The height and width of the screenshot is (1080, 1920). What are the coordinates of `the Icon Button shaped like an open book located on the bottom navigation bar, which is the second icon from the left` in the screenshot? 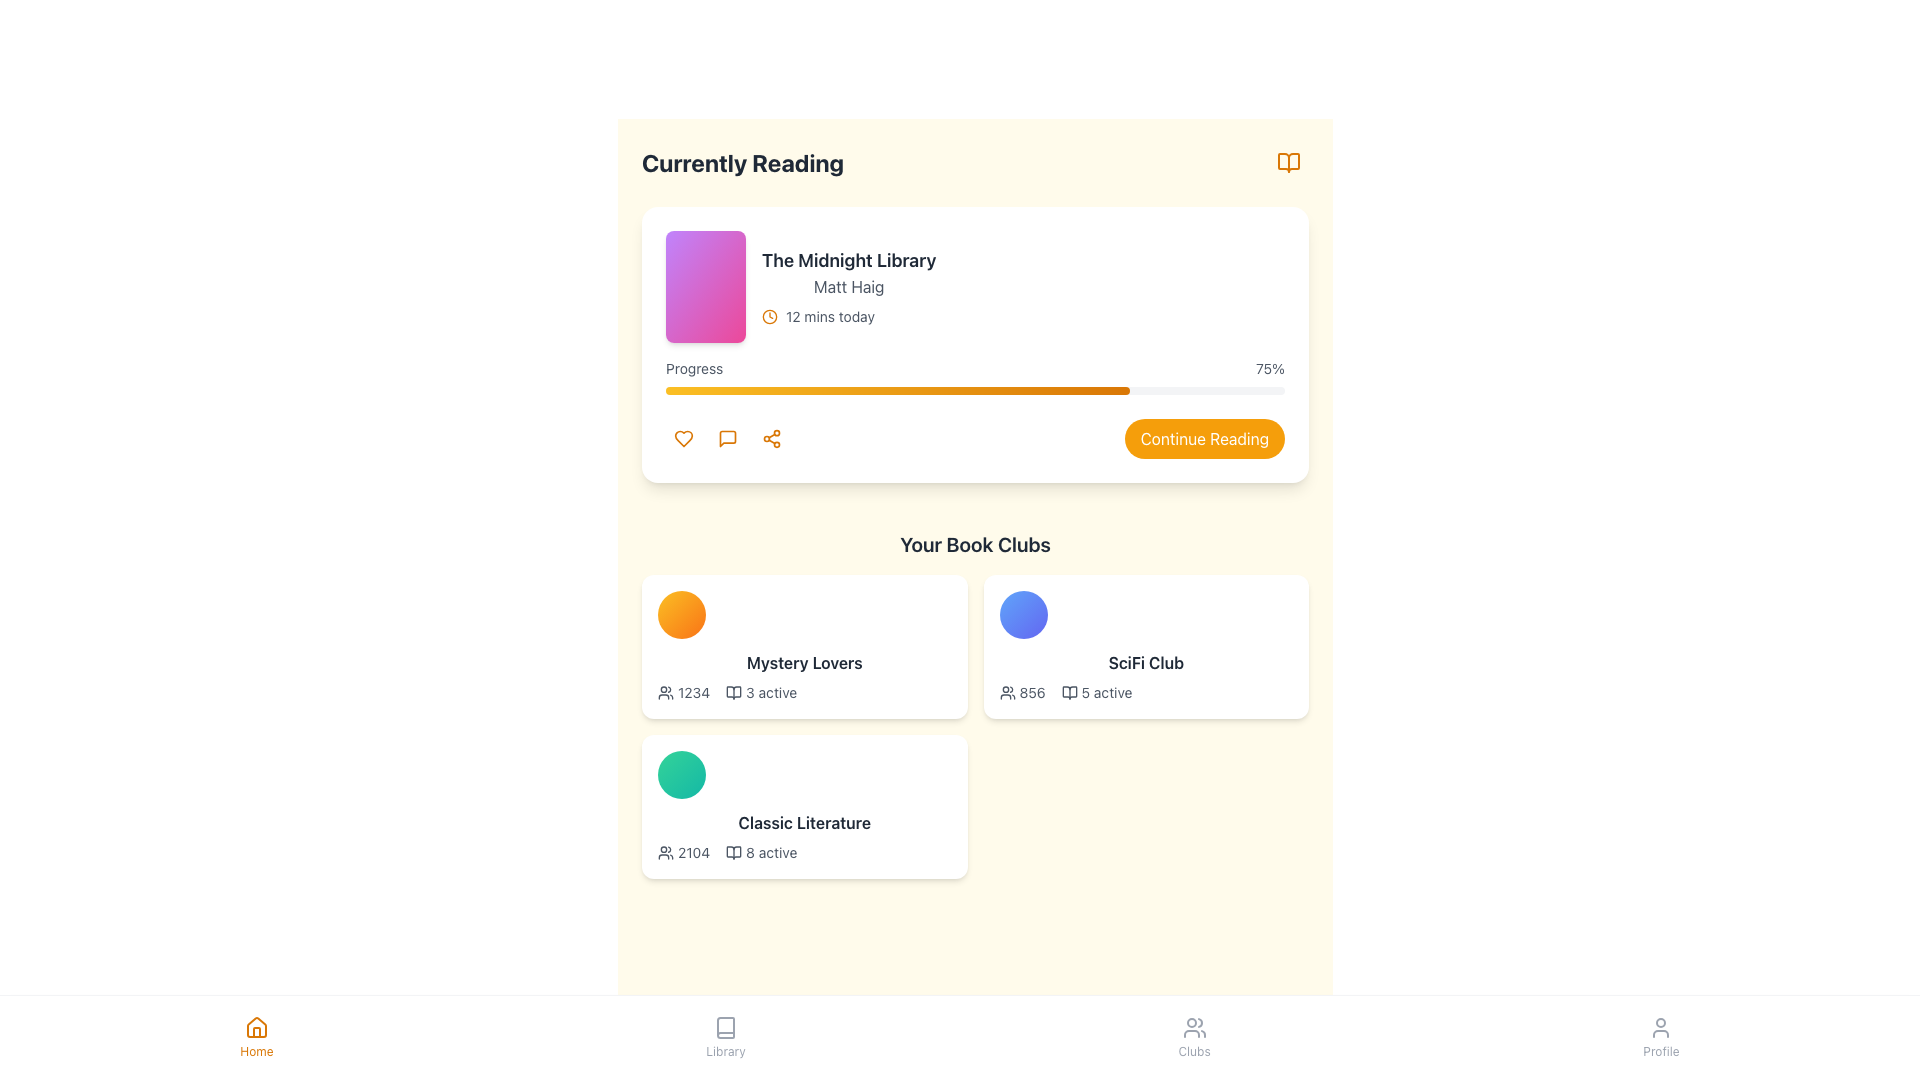 It's located at (724, 1028).